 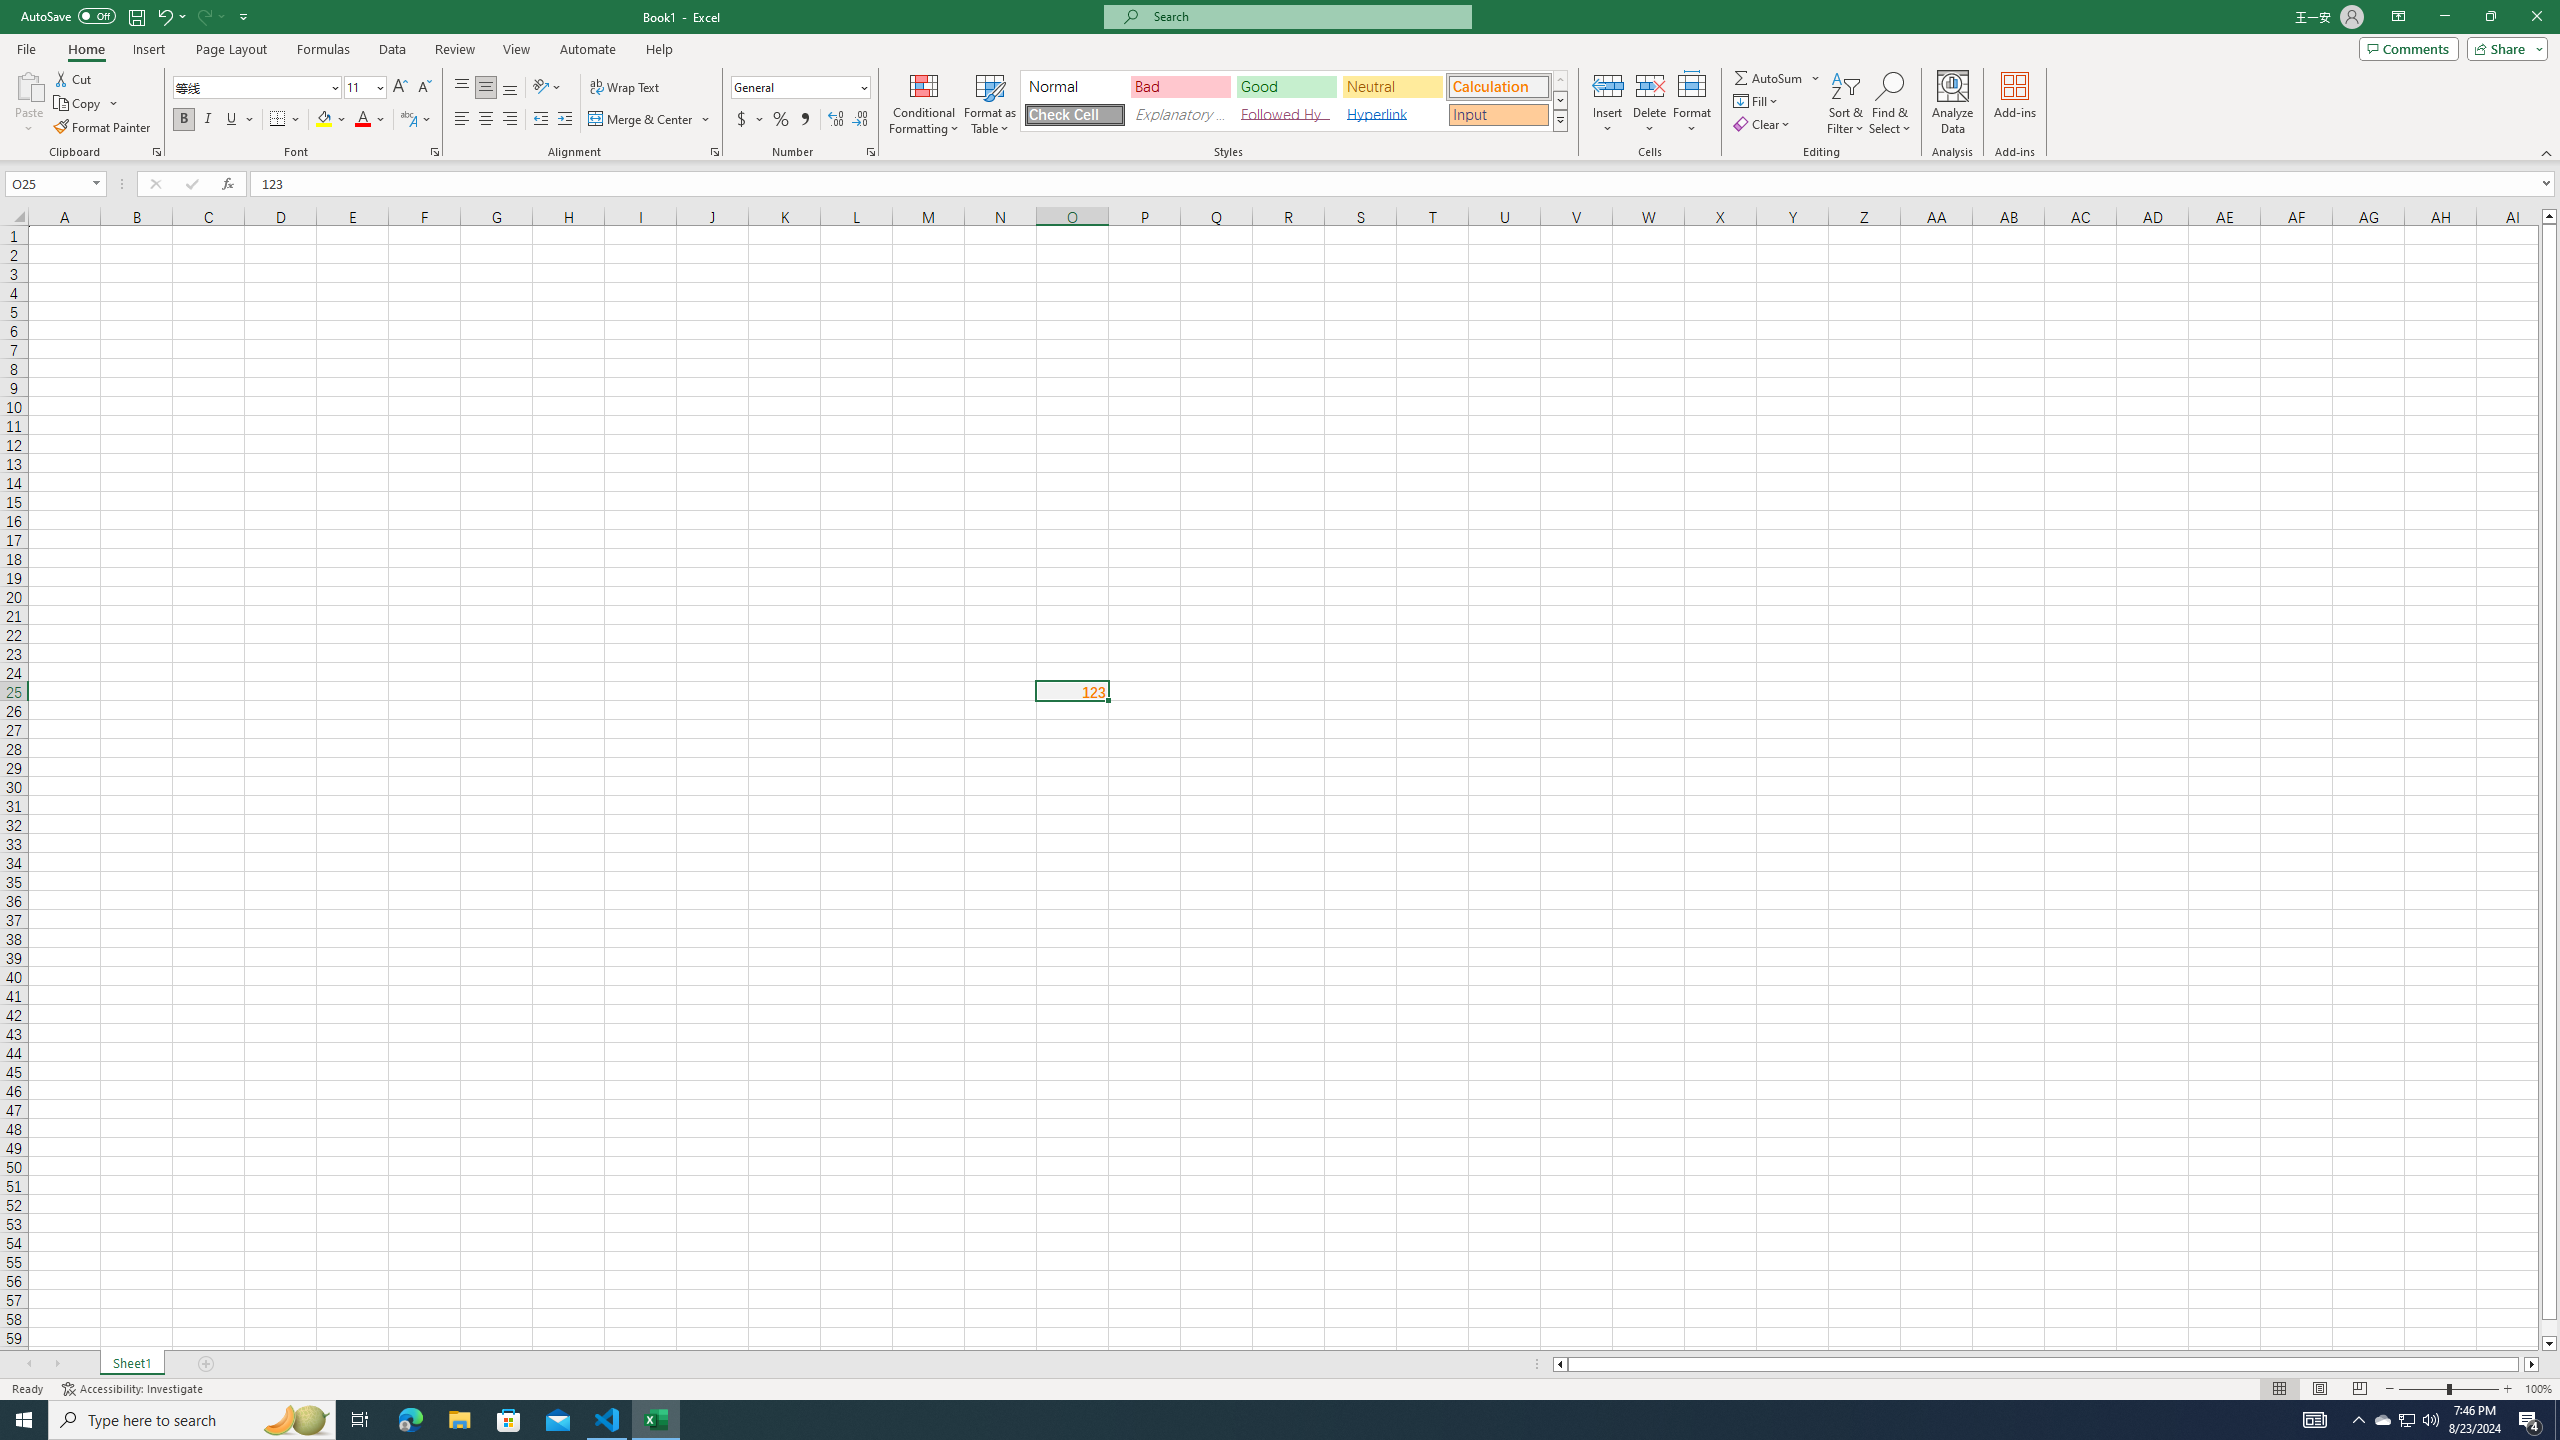 What do you see at coordinates (1560, 119) in the screenshot?
I see `'Cell Styles'` at bounding box center [1560, 119].